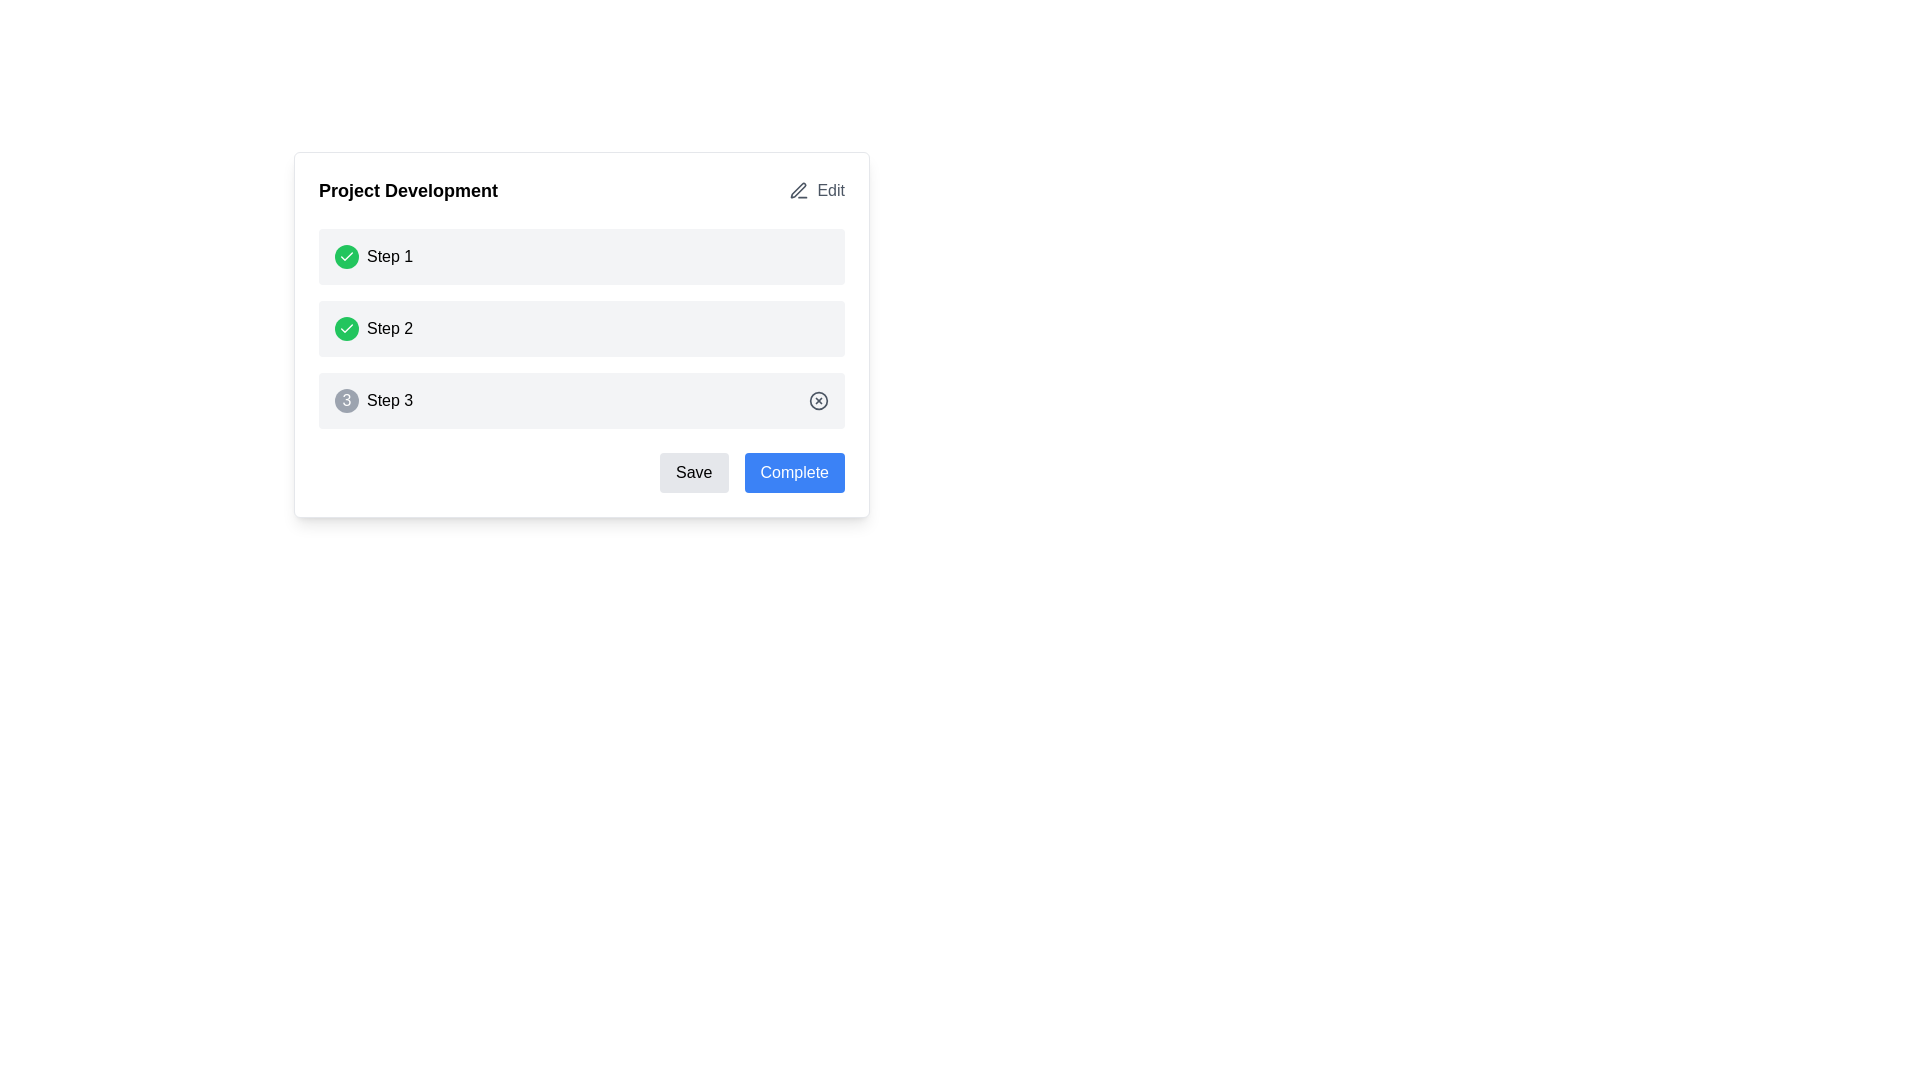  What do you see at coordinates (798, 190) in the screenshot?
I see `the editing icon located in the top right area of the 'Project Development' card, next to the 'Edit' label` at bounding box center [798, 190].